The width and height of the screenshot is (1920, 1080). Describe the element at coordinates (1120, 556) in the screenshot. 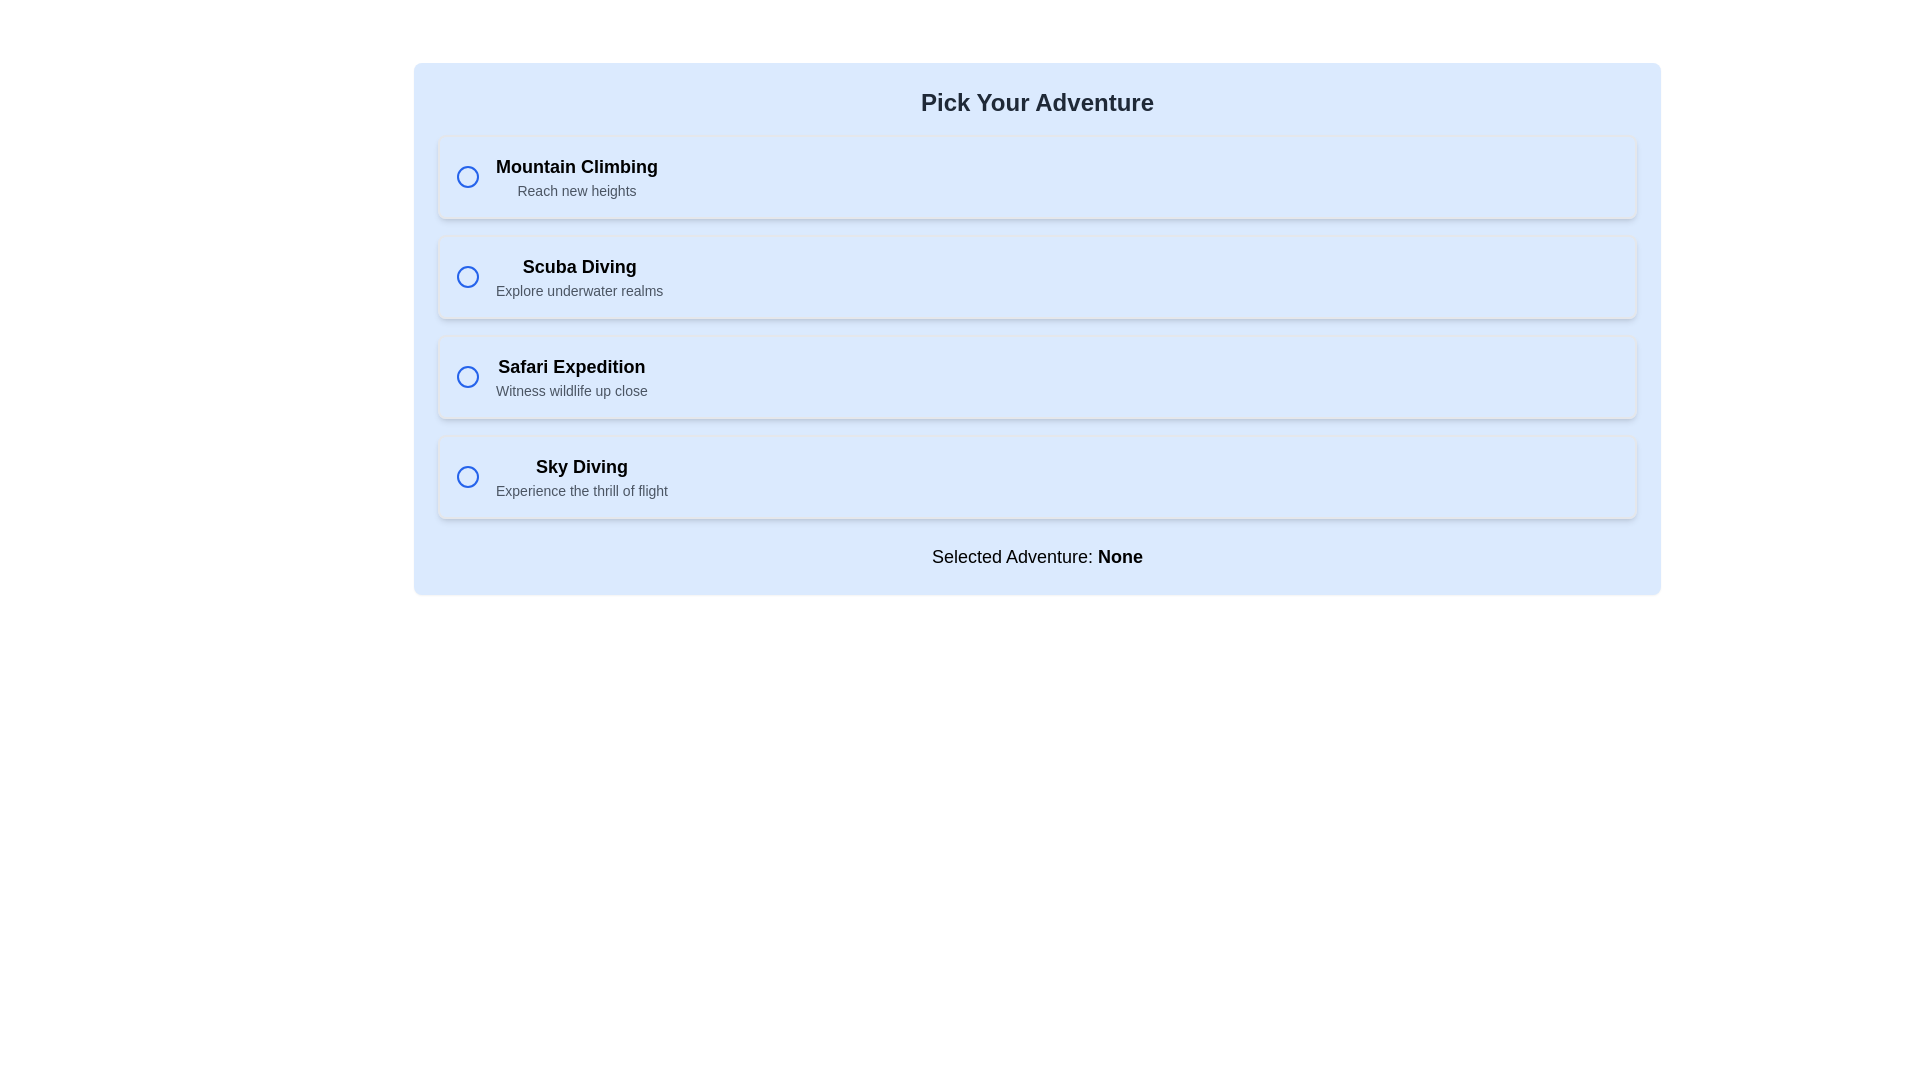

I see `the bold-styled text displaying 'None' located to the right of 'Selected Adventure:' at the bottom center of the interface` at that location.